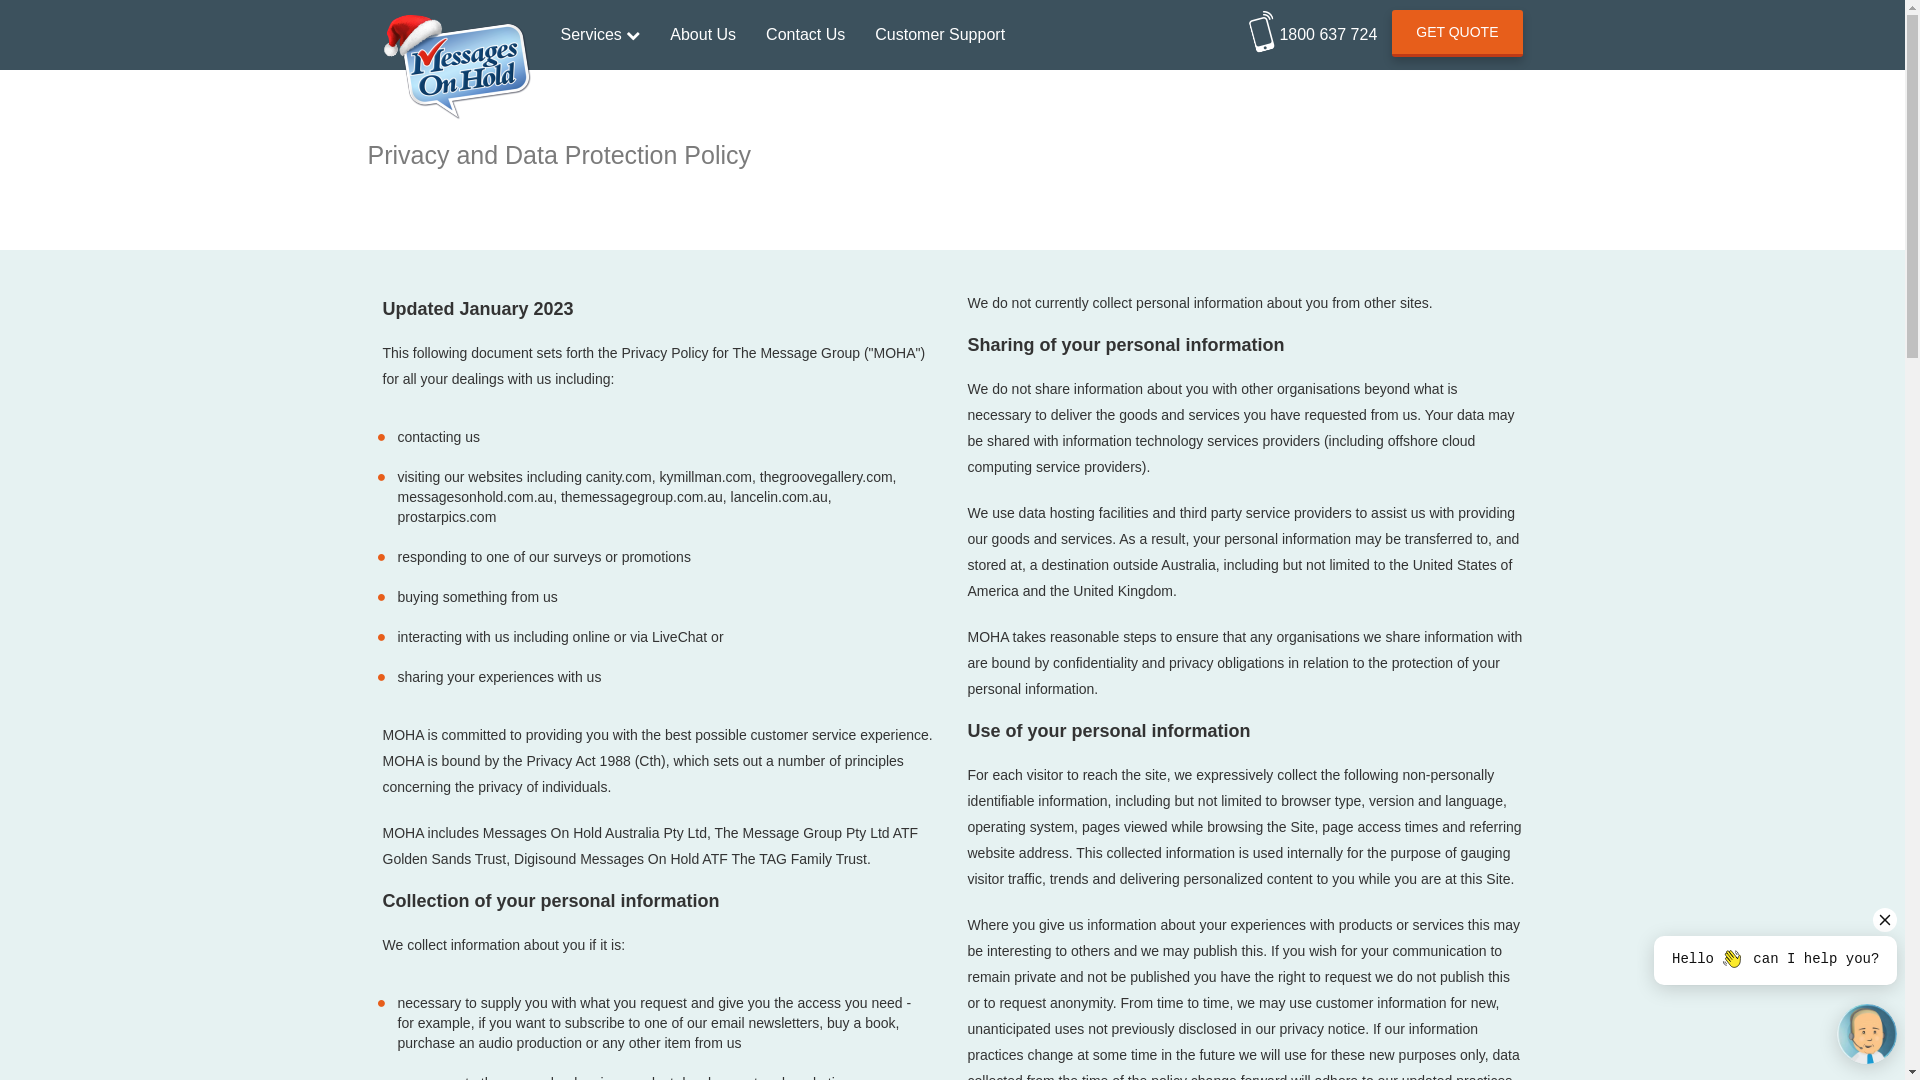 This screenshot has height=1080, width=1920. Describe the element at coordinates (1313, 28) in the screenshot. I see `'1800 637 724'` at that location.